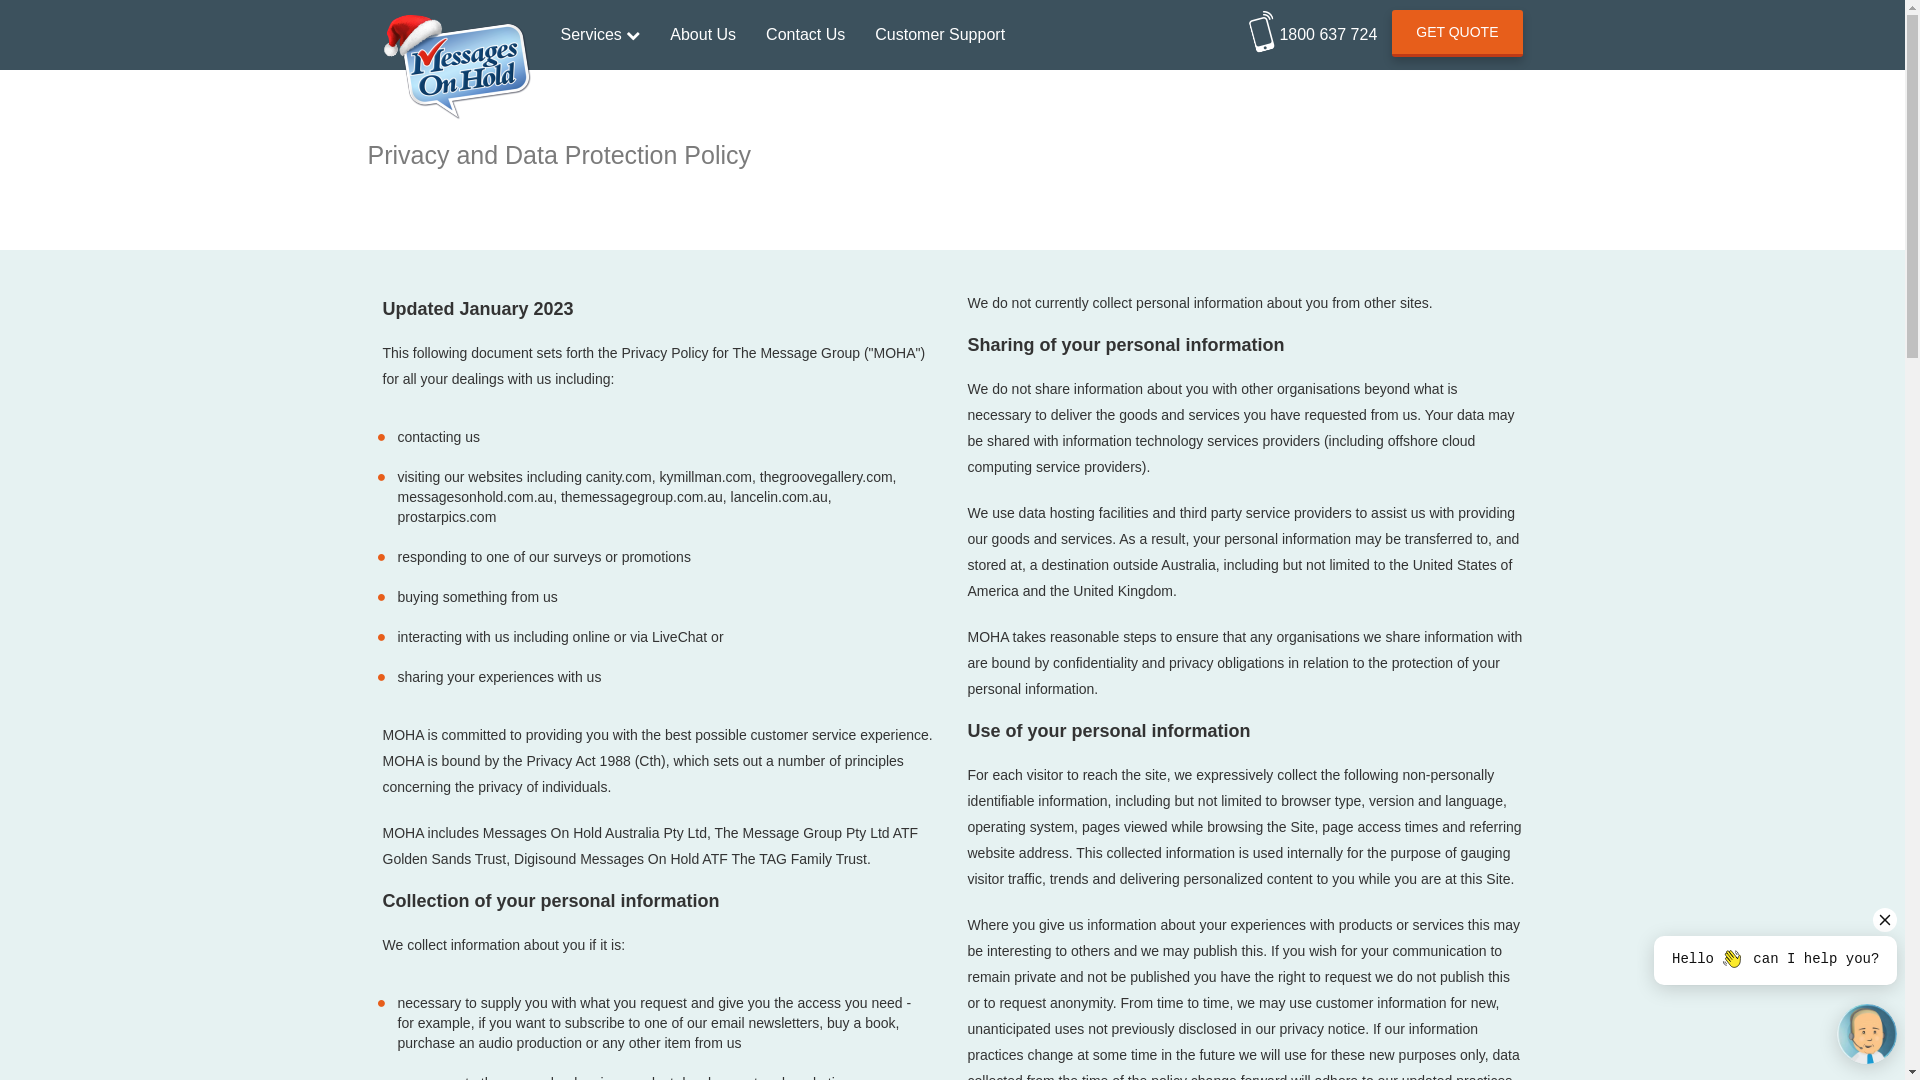 This screenshot has height=1080, width=1920. Describe the element at coordinates (1313, 28) in the screenshot. I see `'1800 637 724'` at that location.